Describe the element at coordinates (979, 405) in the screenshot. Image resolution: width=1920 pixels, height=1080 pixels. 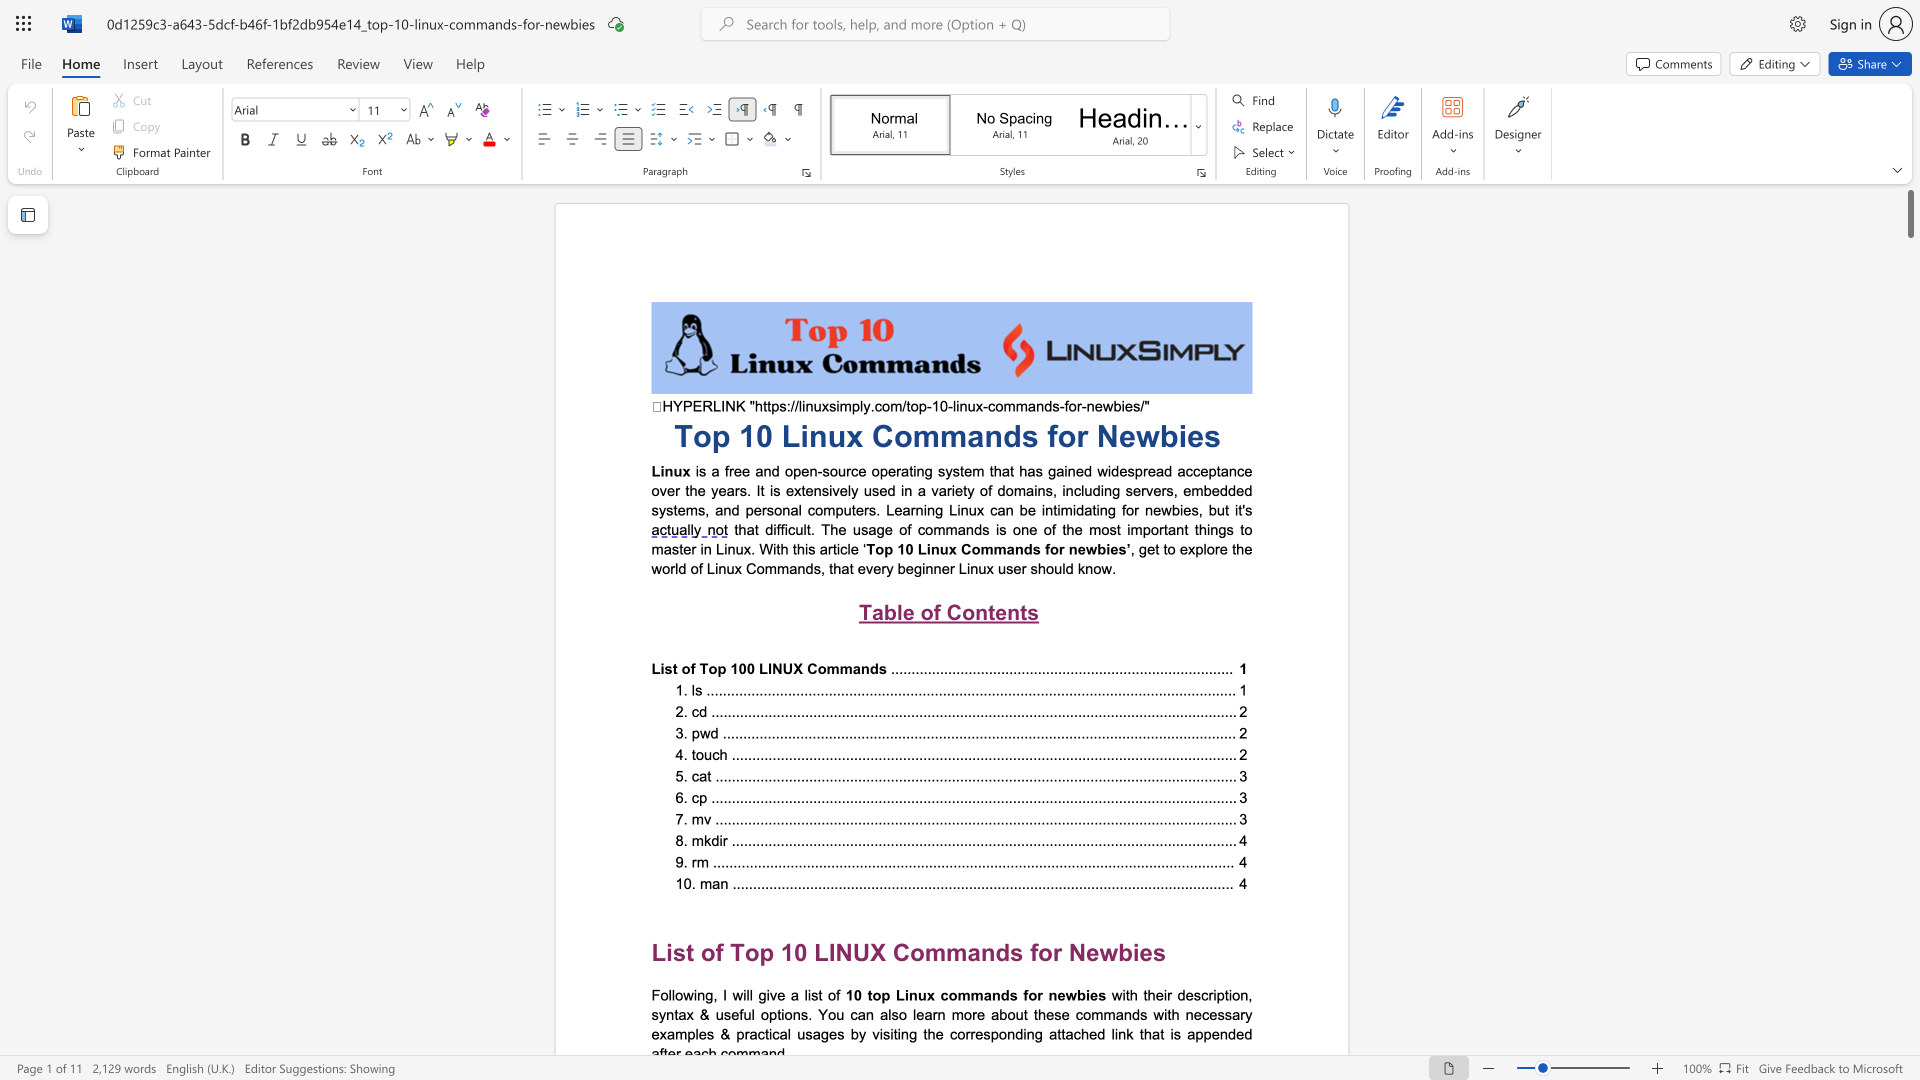
I see `the 2th character "x" in the text` at that location.